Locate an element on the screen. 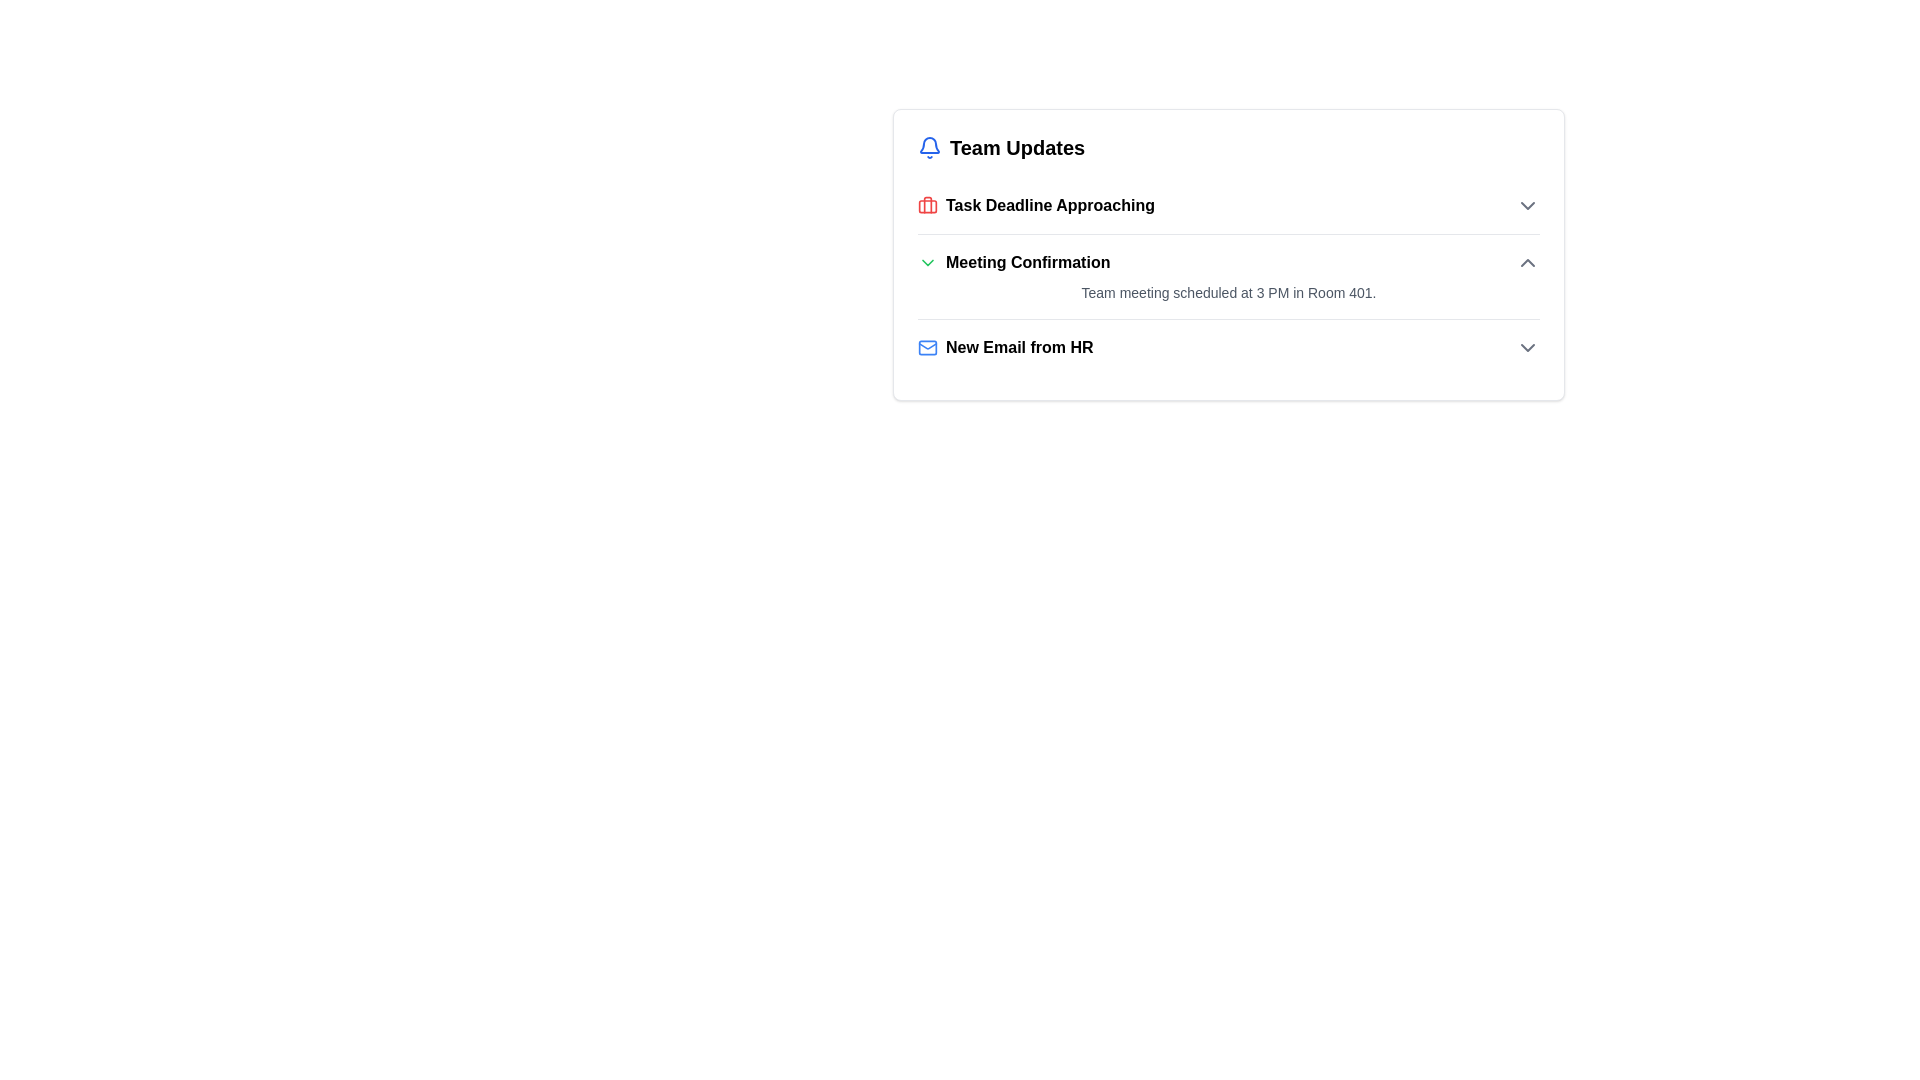 Image resolution: width=1920 pixels, height=1080 pixels. the bell icon located to the left of the 'Team Updates' text is located at coordinates (929, 146).